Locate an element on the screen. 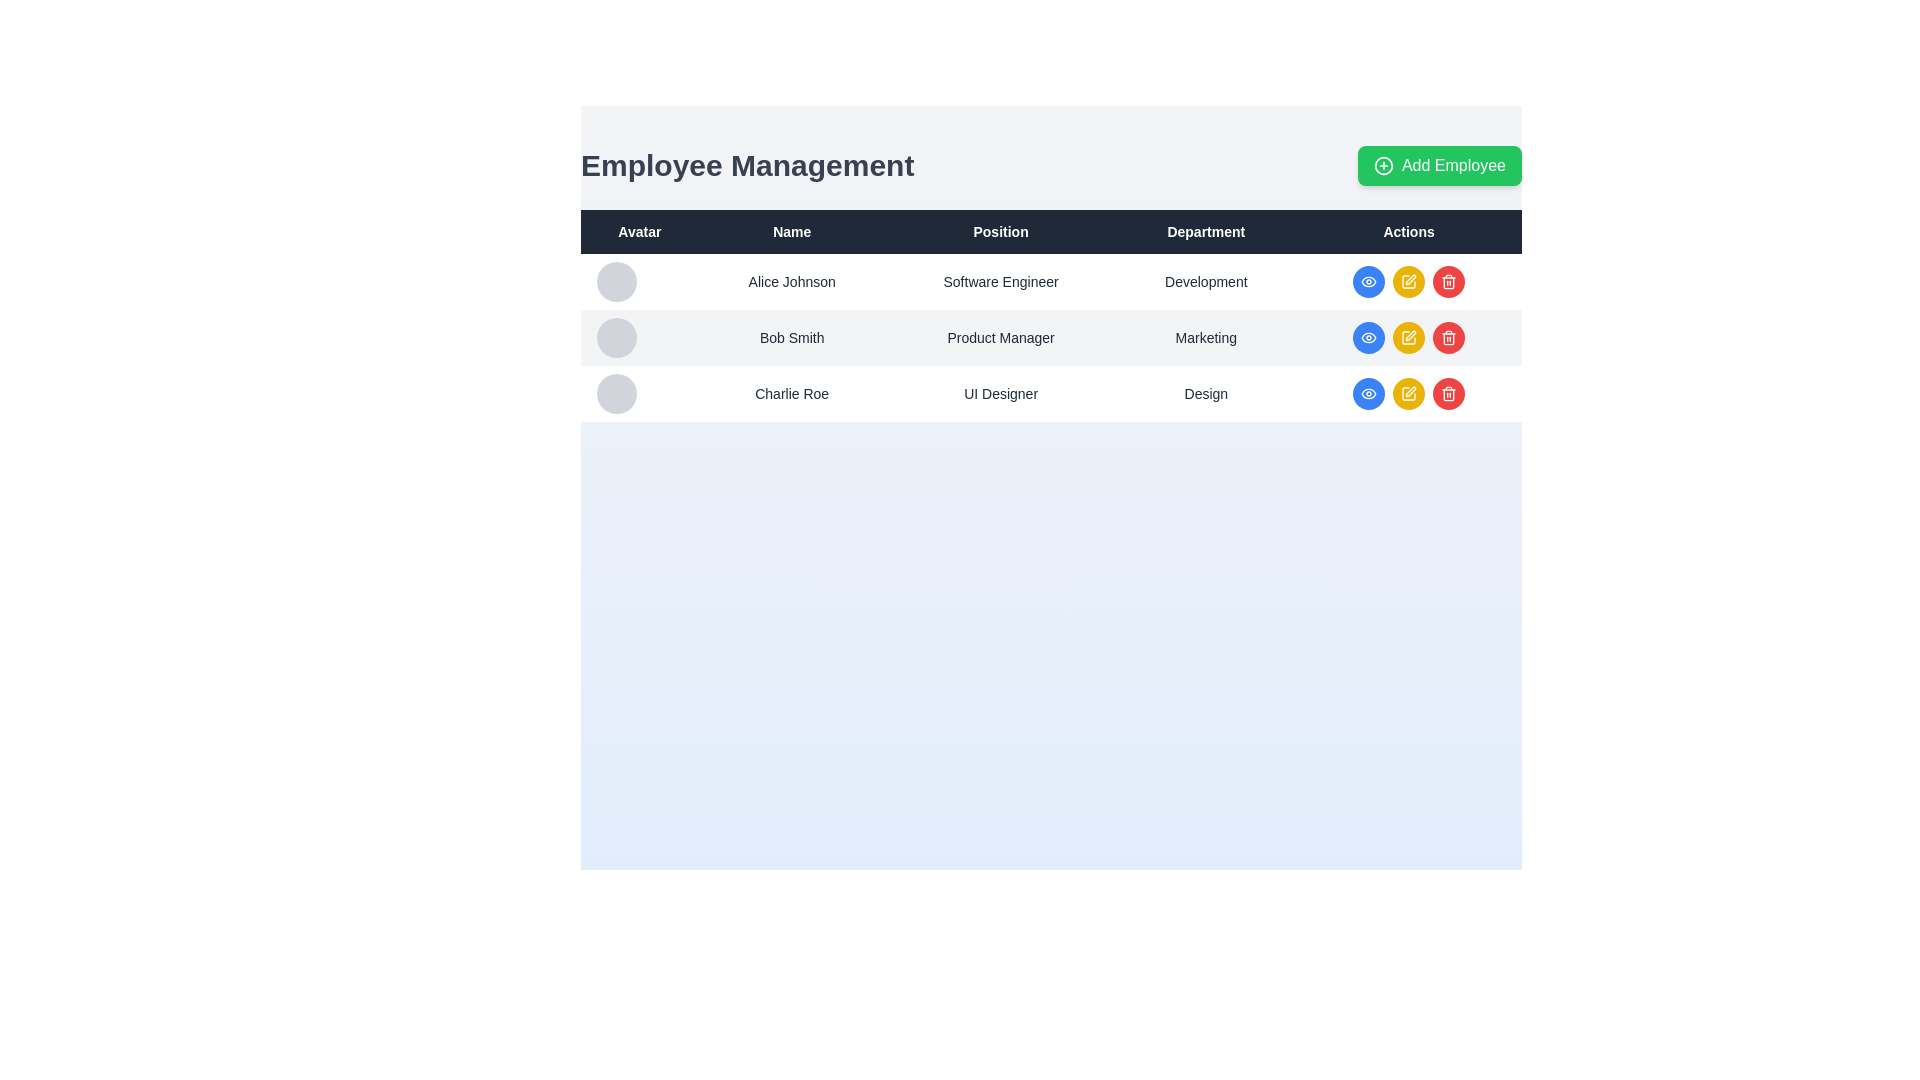  the 'Edit' button in the 'Actions' column of the last row for the employee entry of 'Charlie Roe' to initiate the edit action is located at coordinates (1408, 393).